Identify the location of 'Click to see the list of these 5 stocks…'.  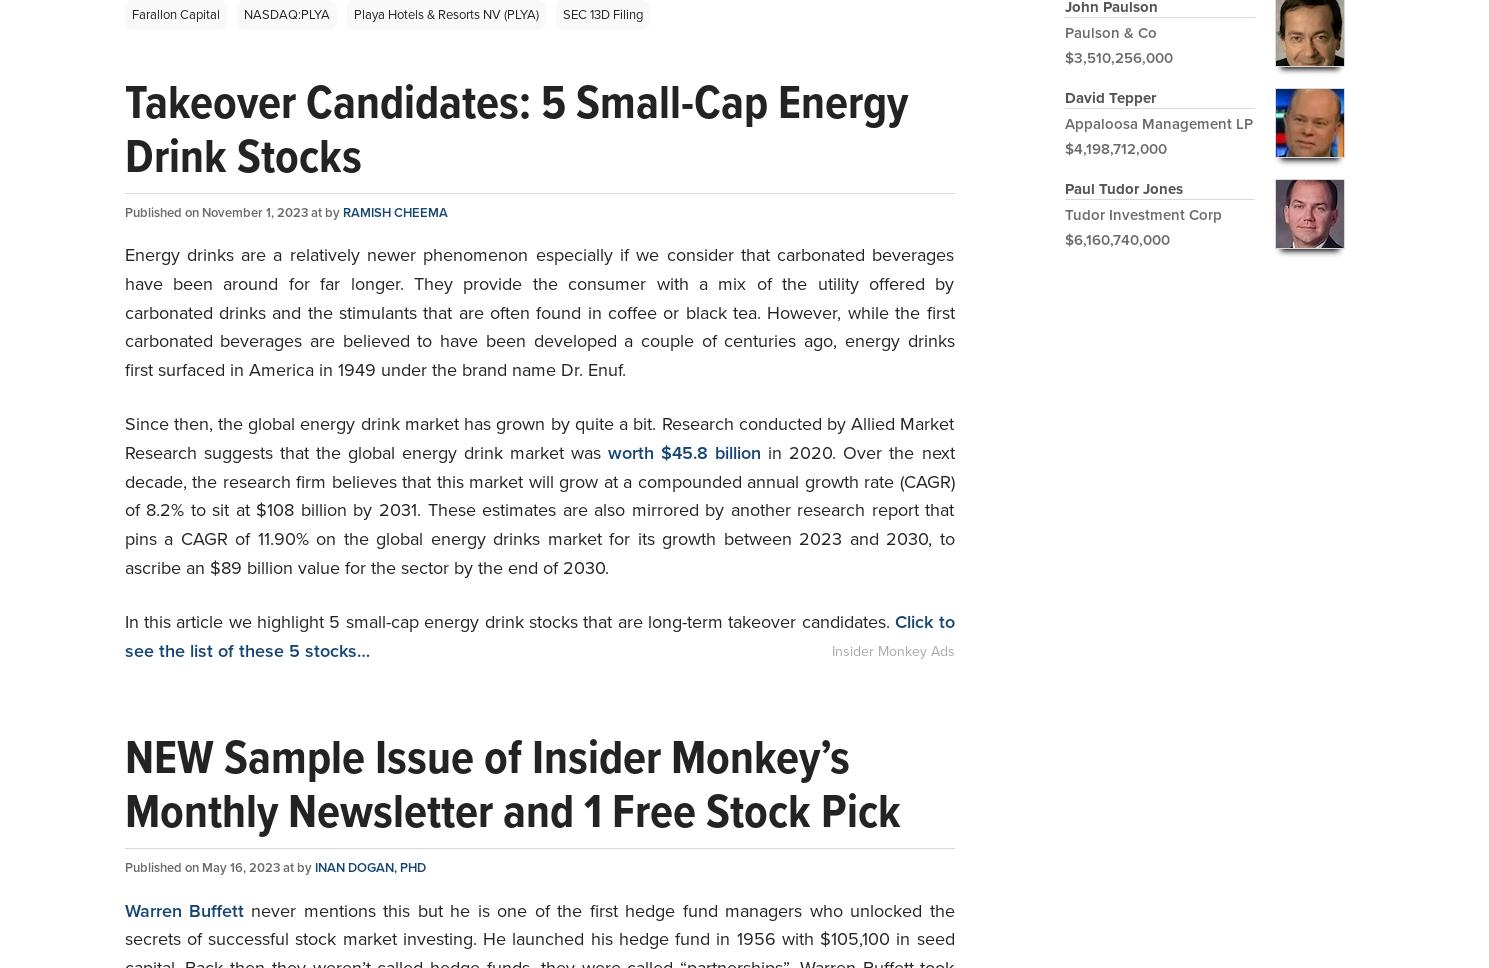
(123, 634).